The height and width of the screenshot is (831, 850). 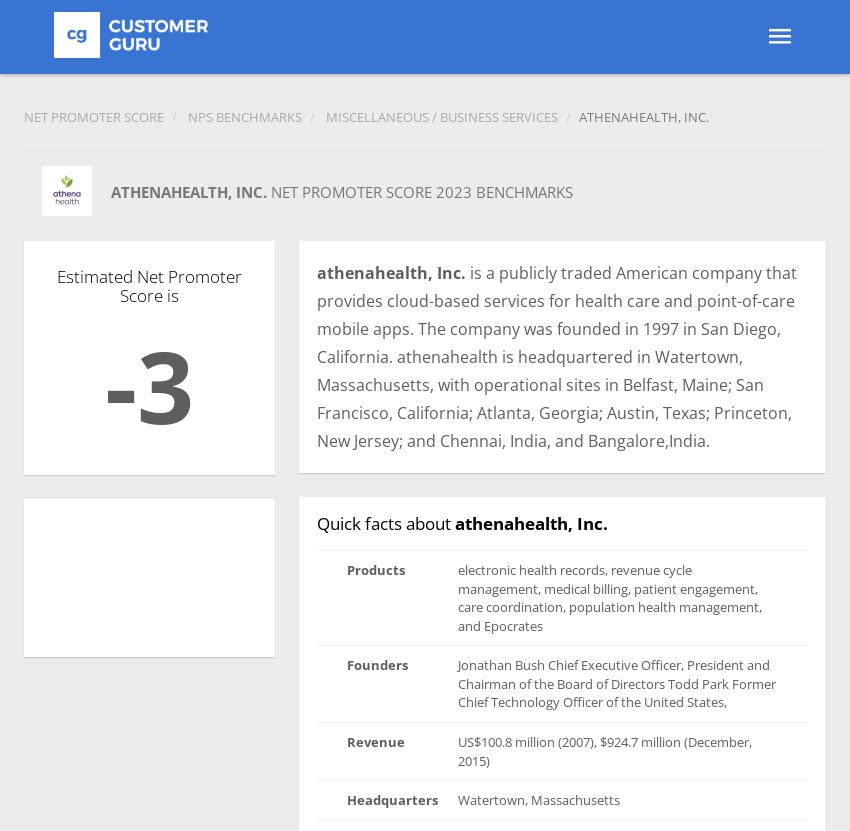 What do you see at coordinates (149, 285) in the screenshot?
I see `'Estimated Net Promoter Score is'` at bounding box center [149, 285].